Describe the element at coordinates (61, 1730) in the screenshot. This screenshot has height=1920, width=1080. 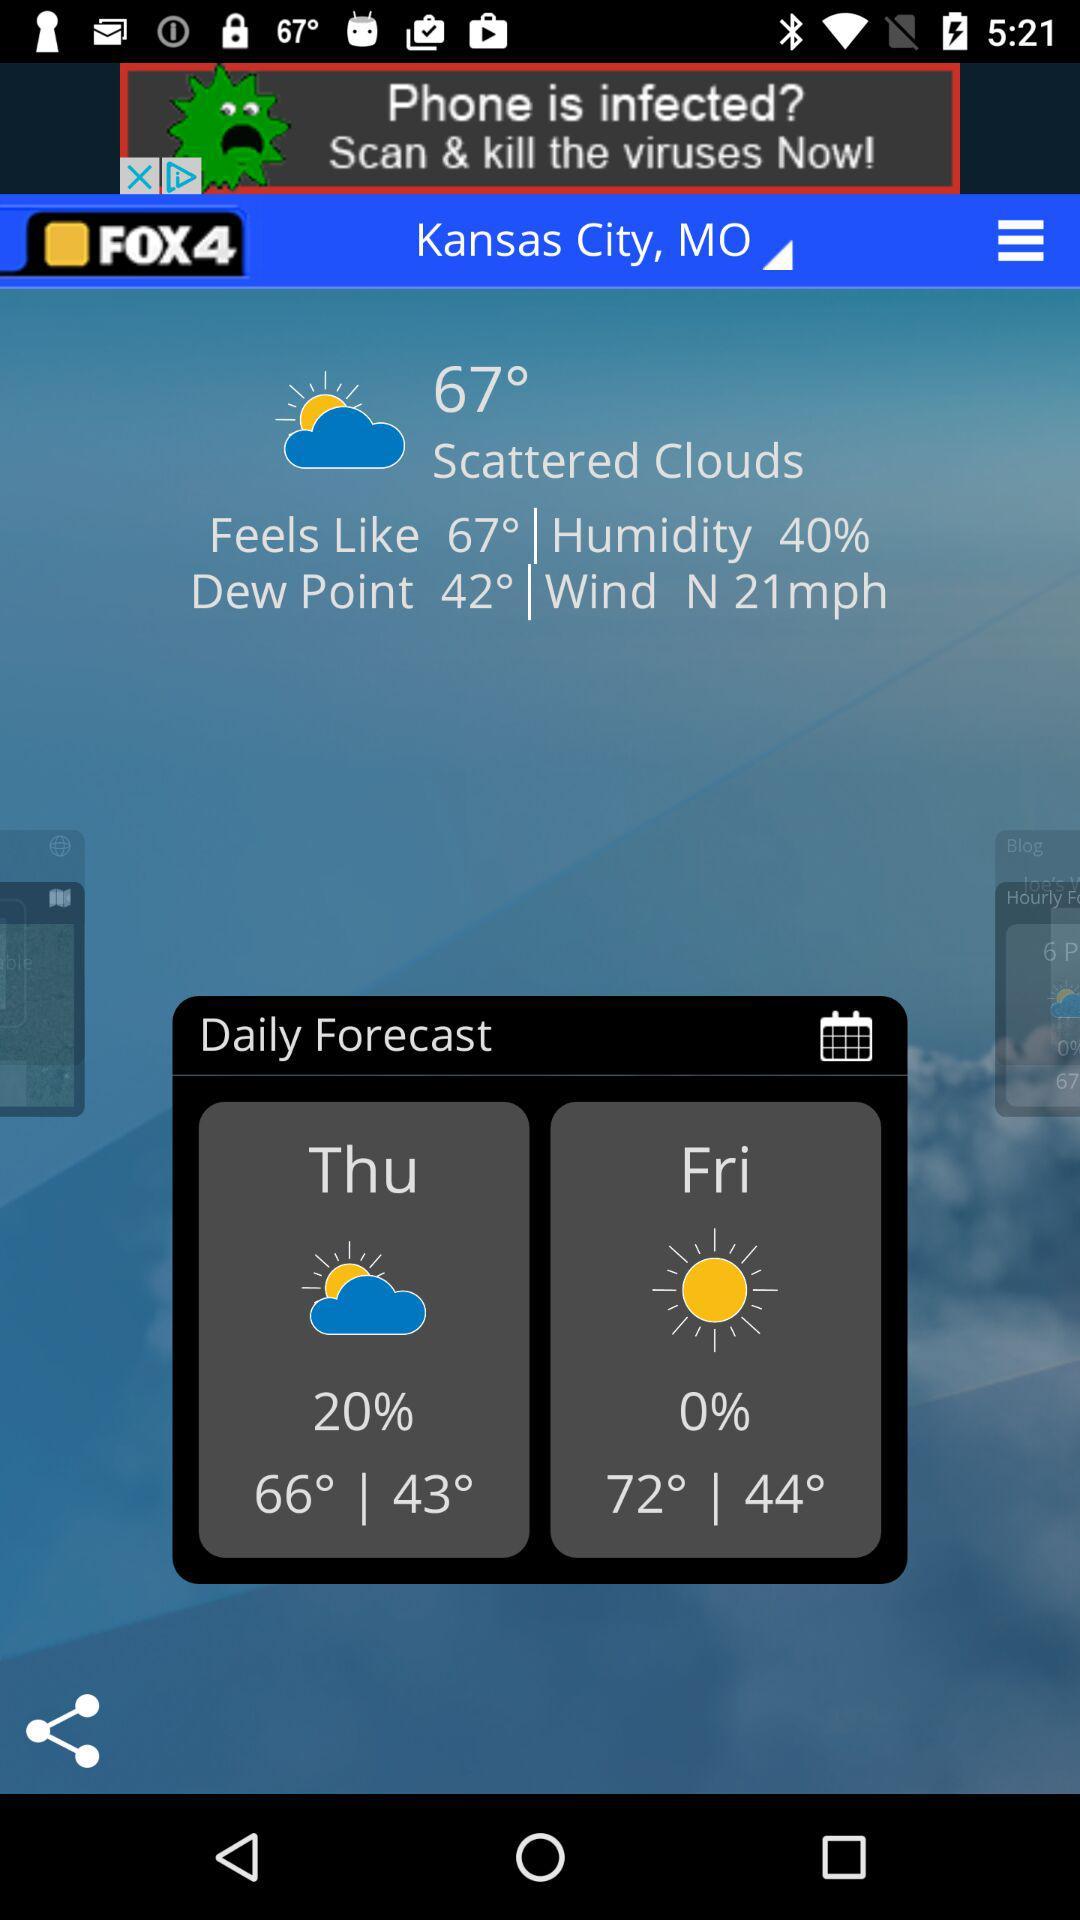
I see `the share icon` at that location.